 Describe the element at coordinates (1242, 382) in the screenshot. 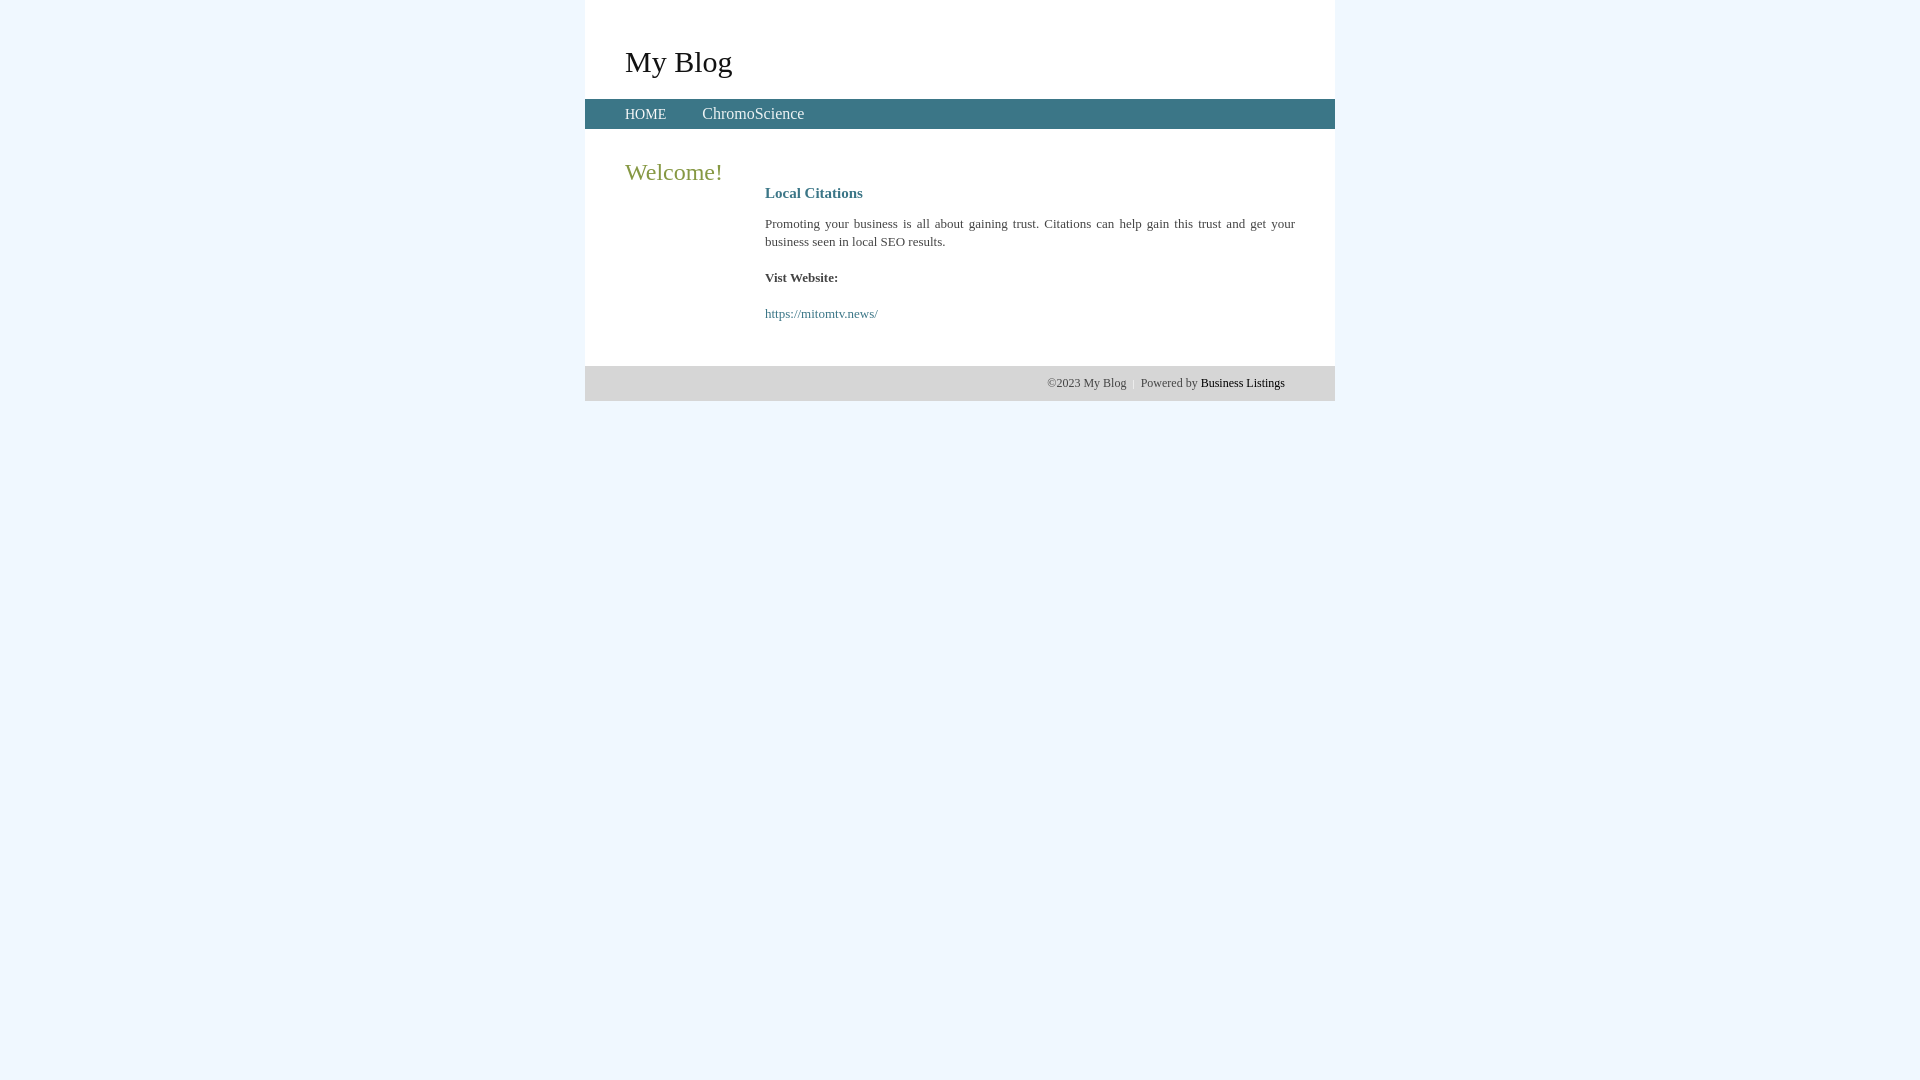

I see `'Business Listings'` at that location.